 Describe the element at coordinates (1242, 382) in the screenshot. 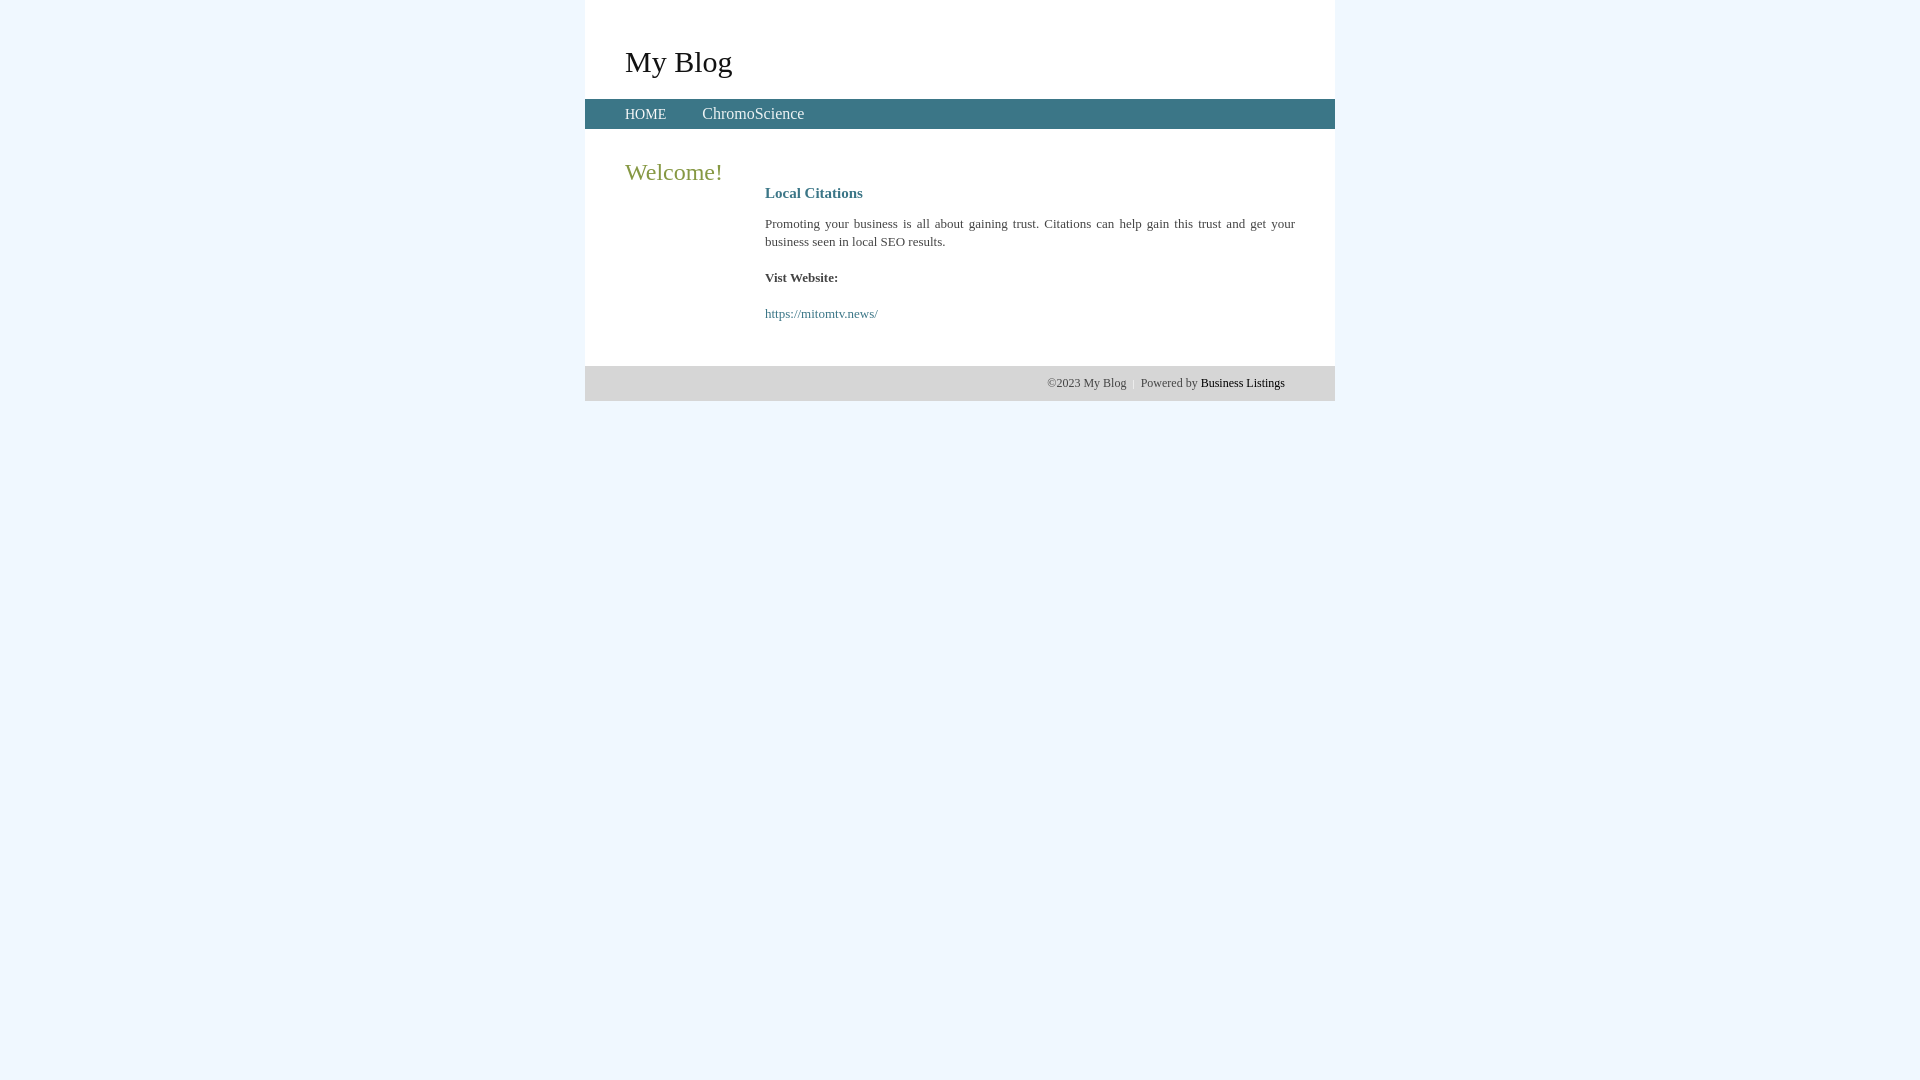

I see `'Business Listings'` at that location.